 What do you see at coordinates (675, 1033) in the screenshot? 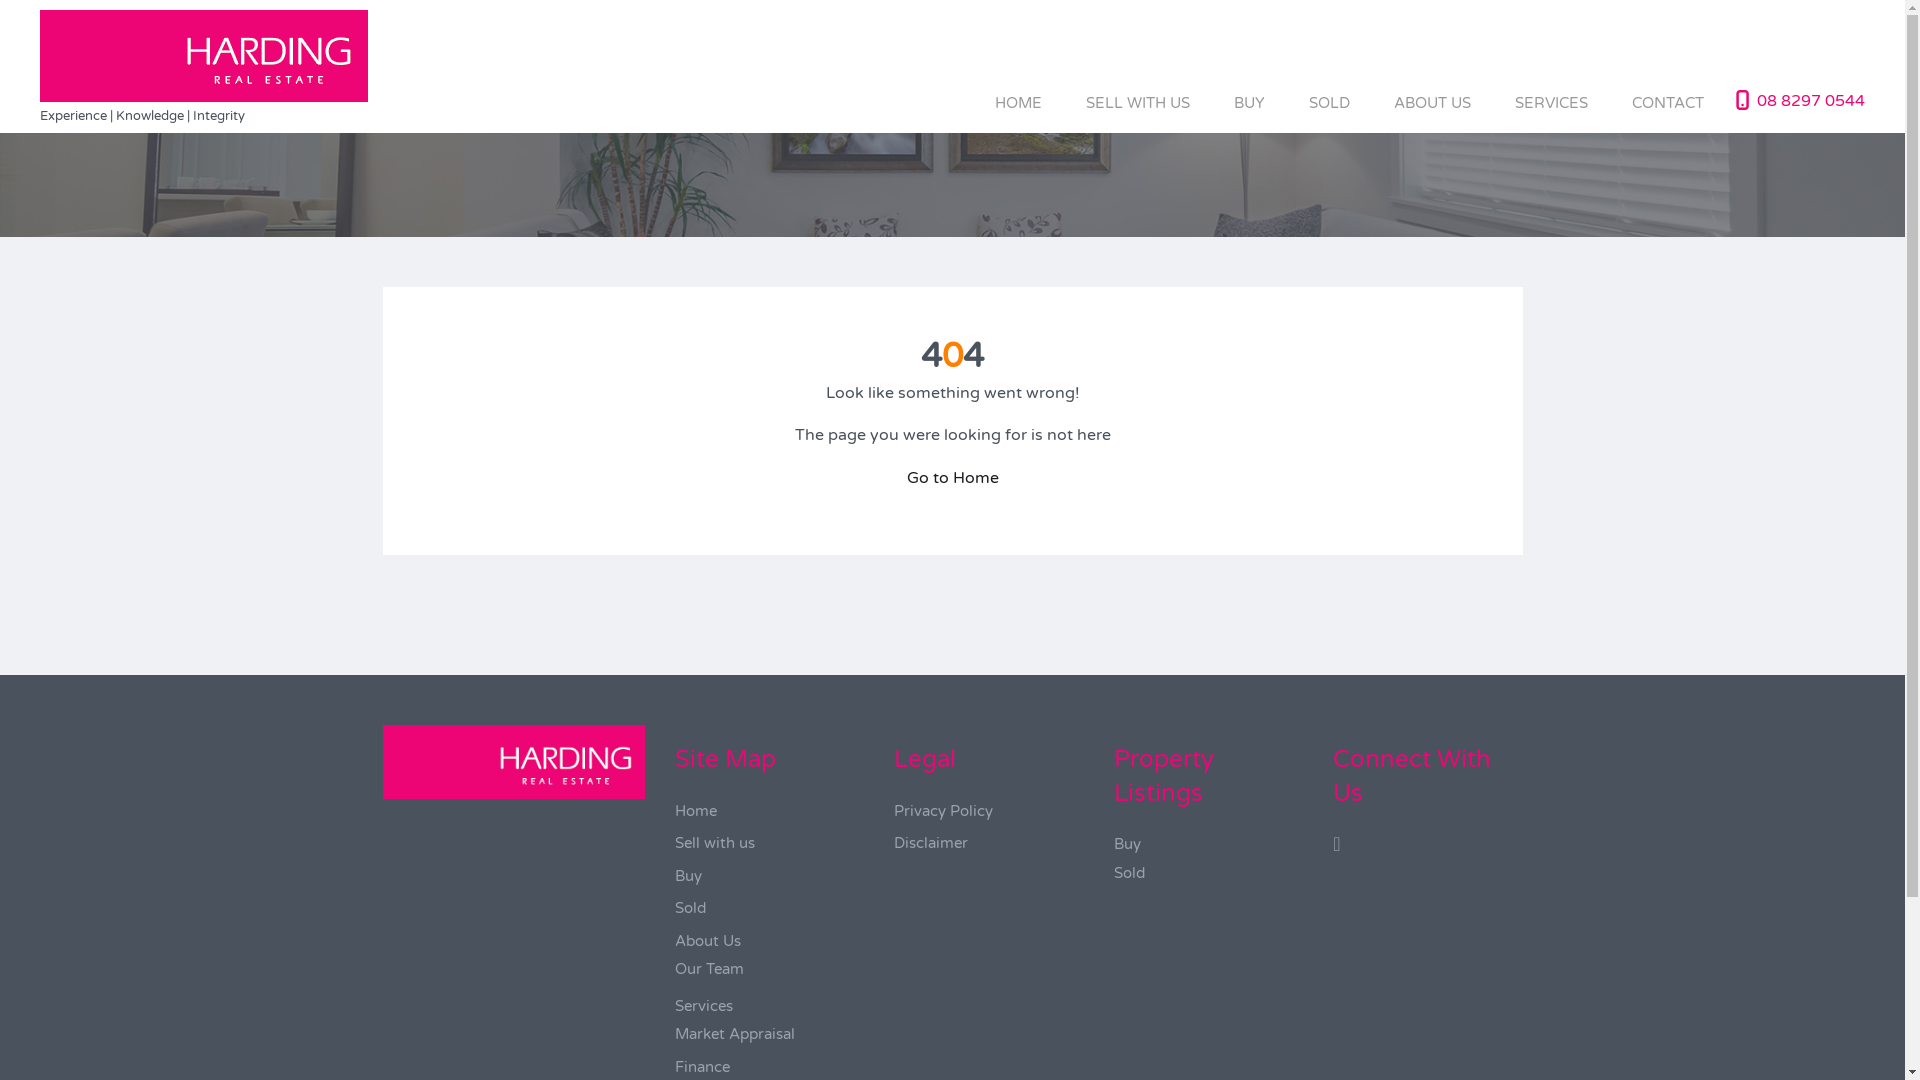
I see `'Market Appraisal'` at bounding box center [675, 1033].